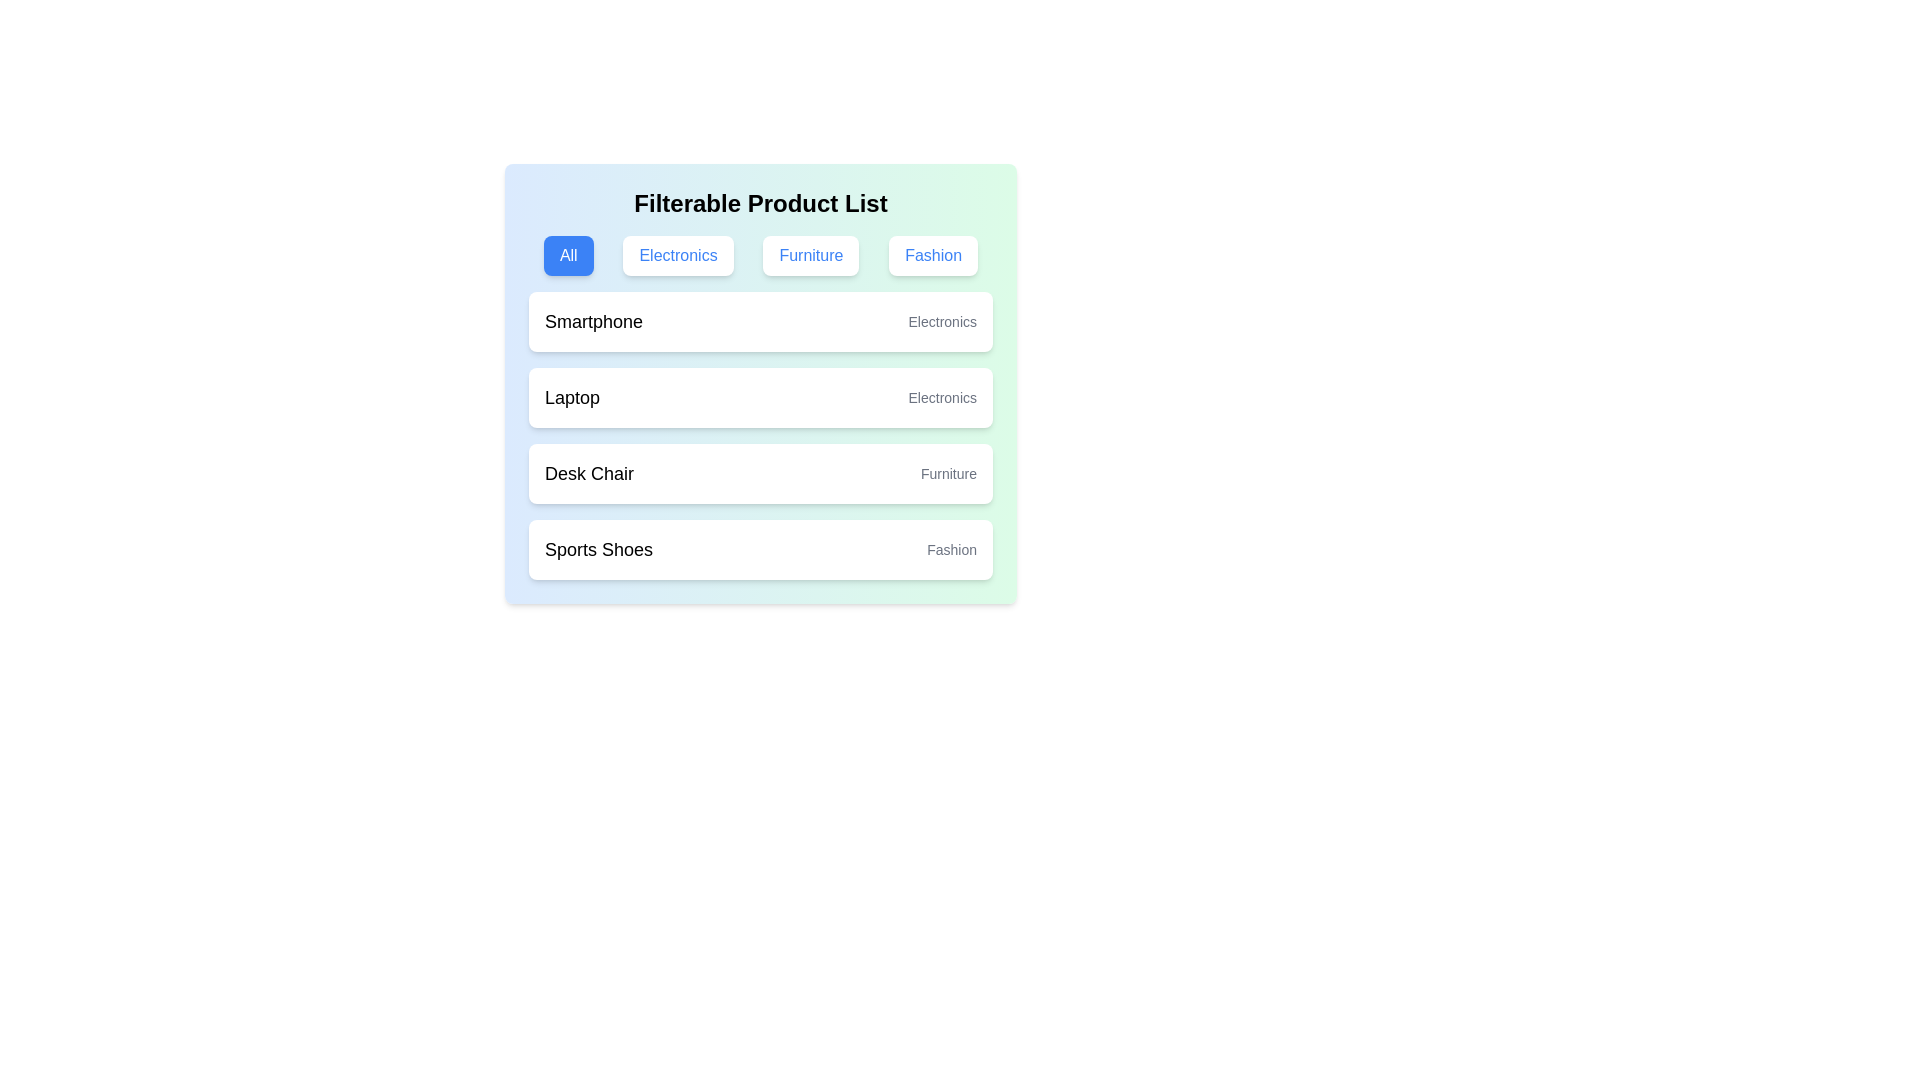  What do you see at coordinates (760, 474) in the screenshot?
I see `the product list item Desk Chair` at bounding box center [760, 474].